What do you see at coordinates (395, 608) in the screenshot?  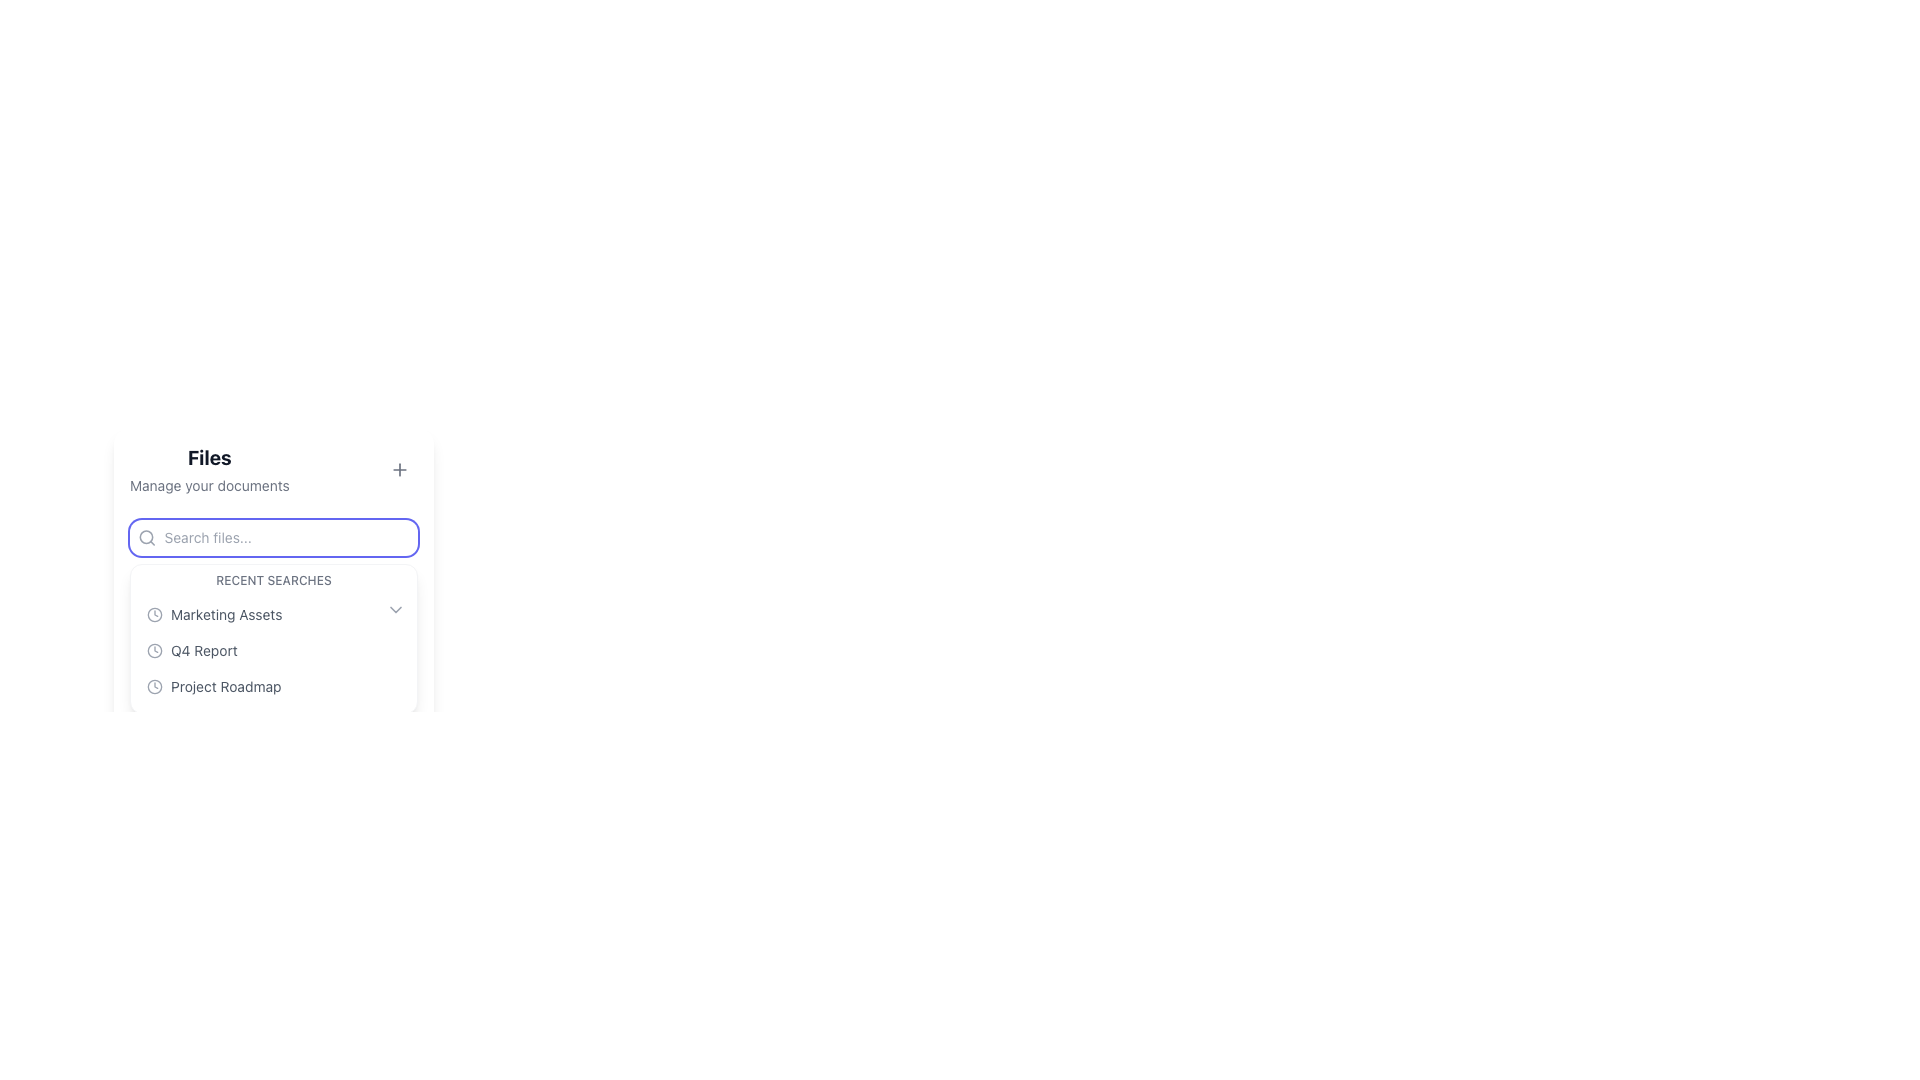 I see `the right-pointing chevron icon located on the far right of the 'Documents' row, adjacent to the text '43 items'` at bounding box center [395, 608].